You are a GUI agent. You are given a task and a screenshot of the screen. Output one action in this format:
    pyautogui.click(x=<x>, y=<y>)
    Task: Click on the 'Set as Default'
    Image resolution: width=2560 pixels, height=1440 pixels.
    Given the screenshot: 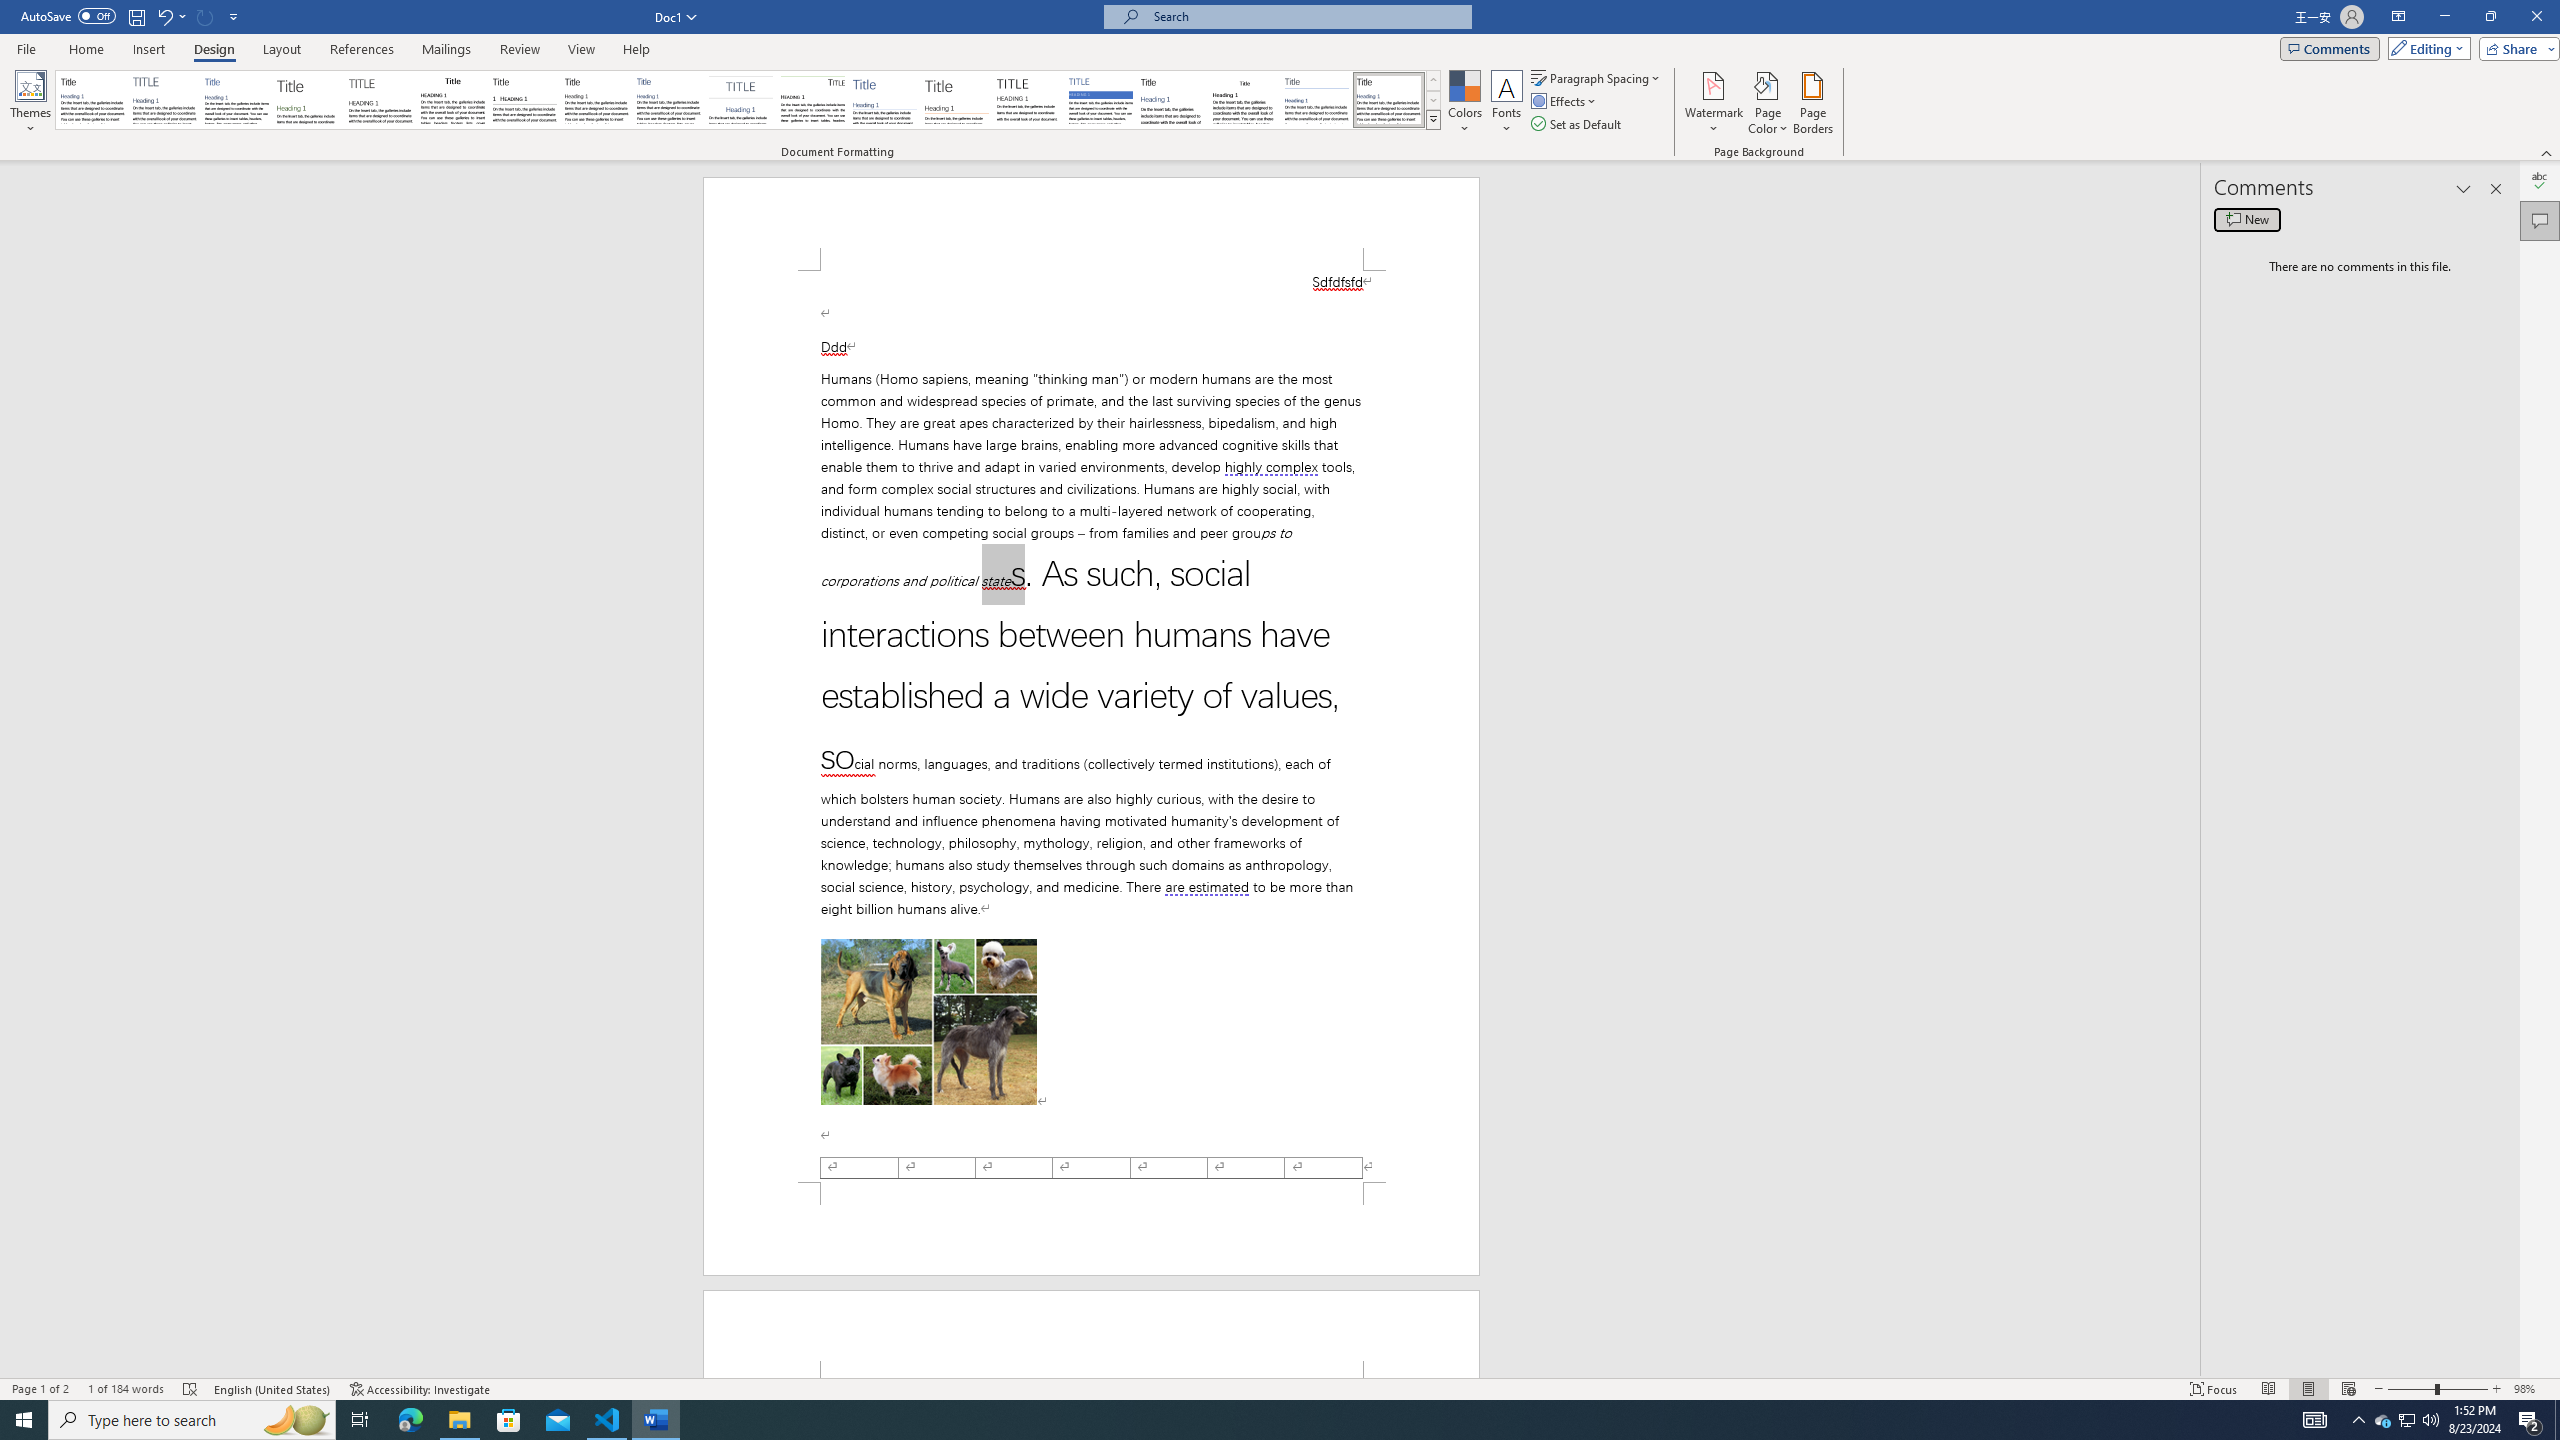 What is the action you would take?
    pyautogui.click(x=1577, y=122)
    